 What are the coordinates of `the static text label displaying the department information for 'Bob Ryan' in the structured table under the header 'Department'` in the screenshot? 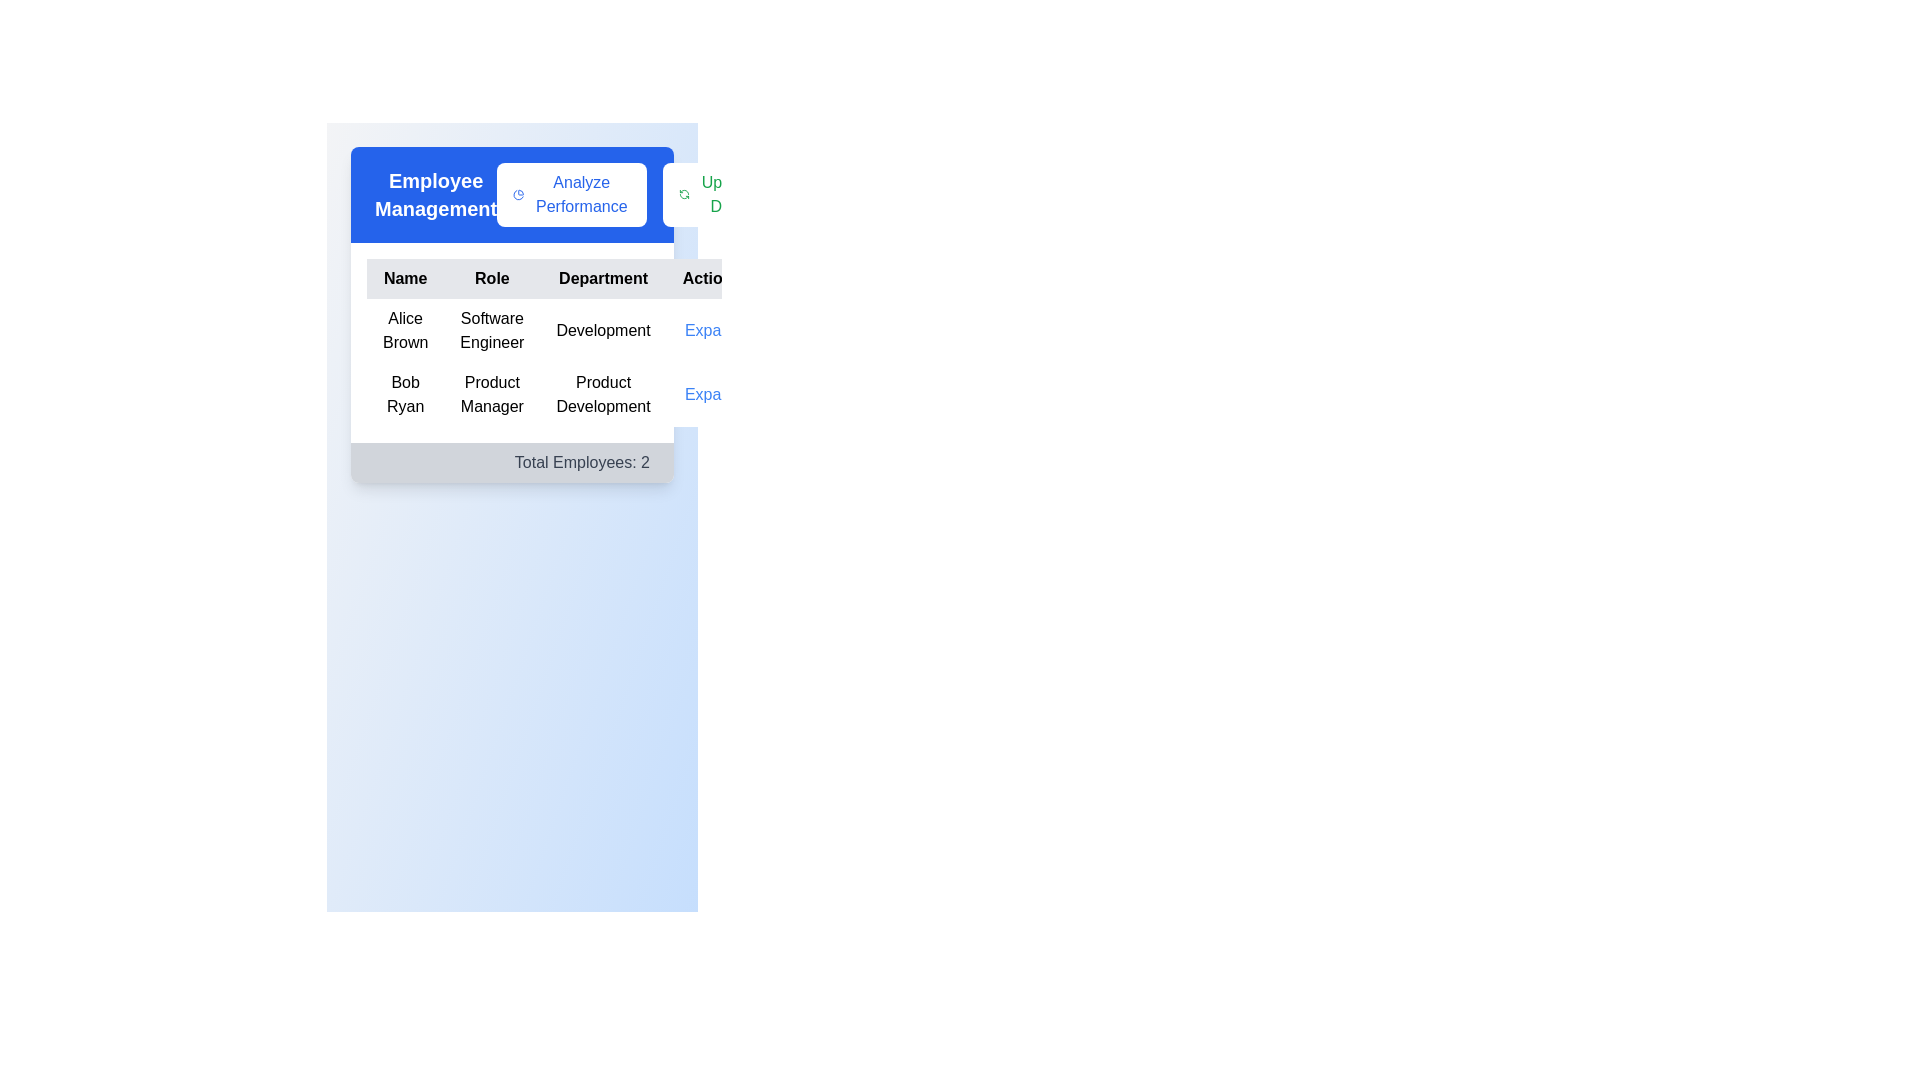 It's located at (602, 394).